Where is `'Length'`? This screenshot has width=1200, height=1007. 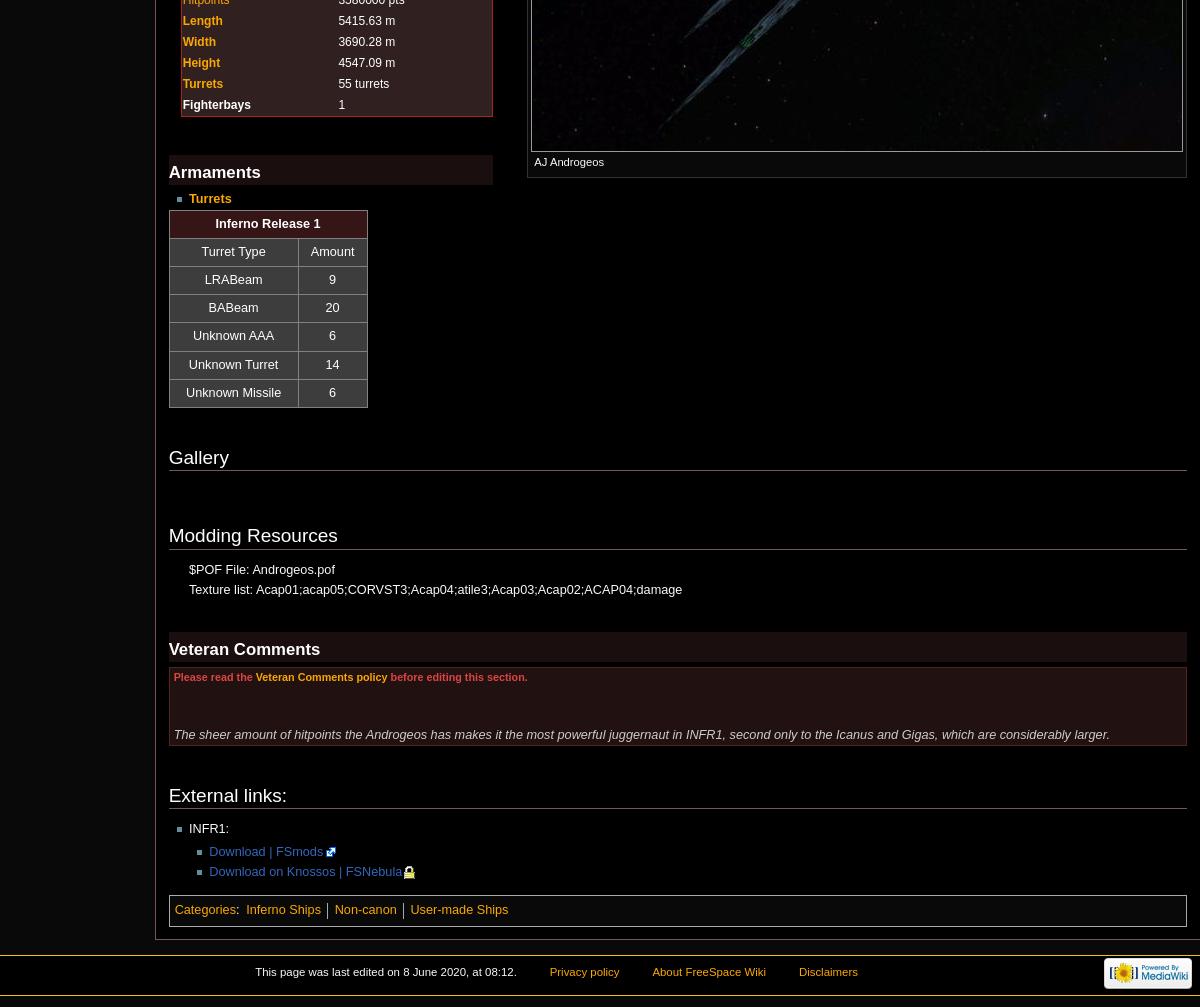 'Length' is located at coordinates (200, 21).